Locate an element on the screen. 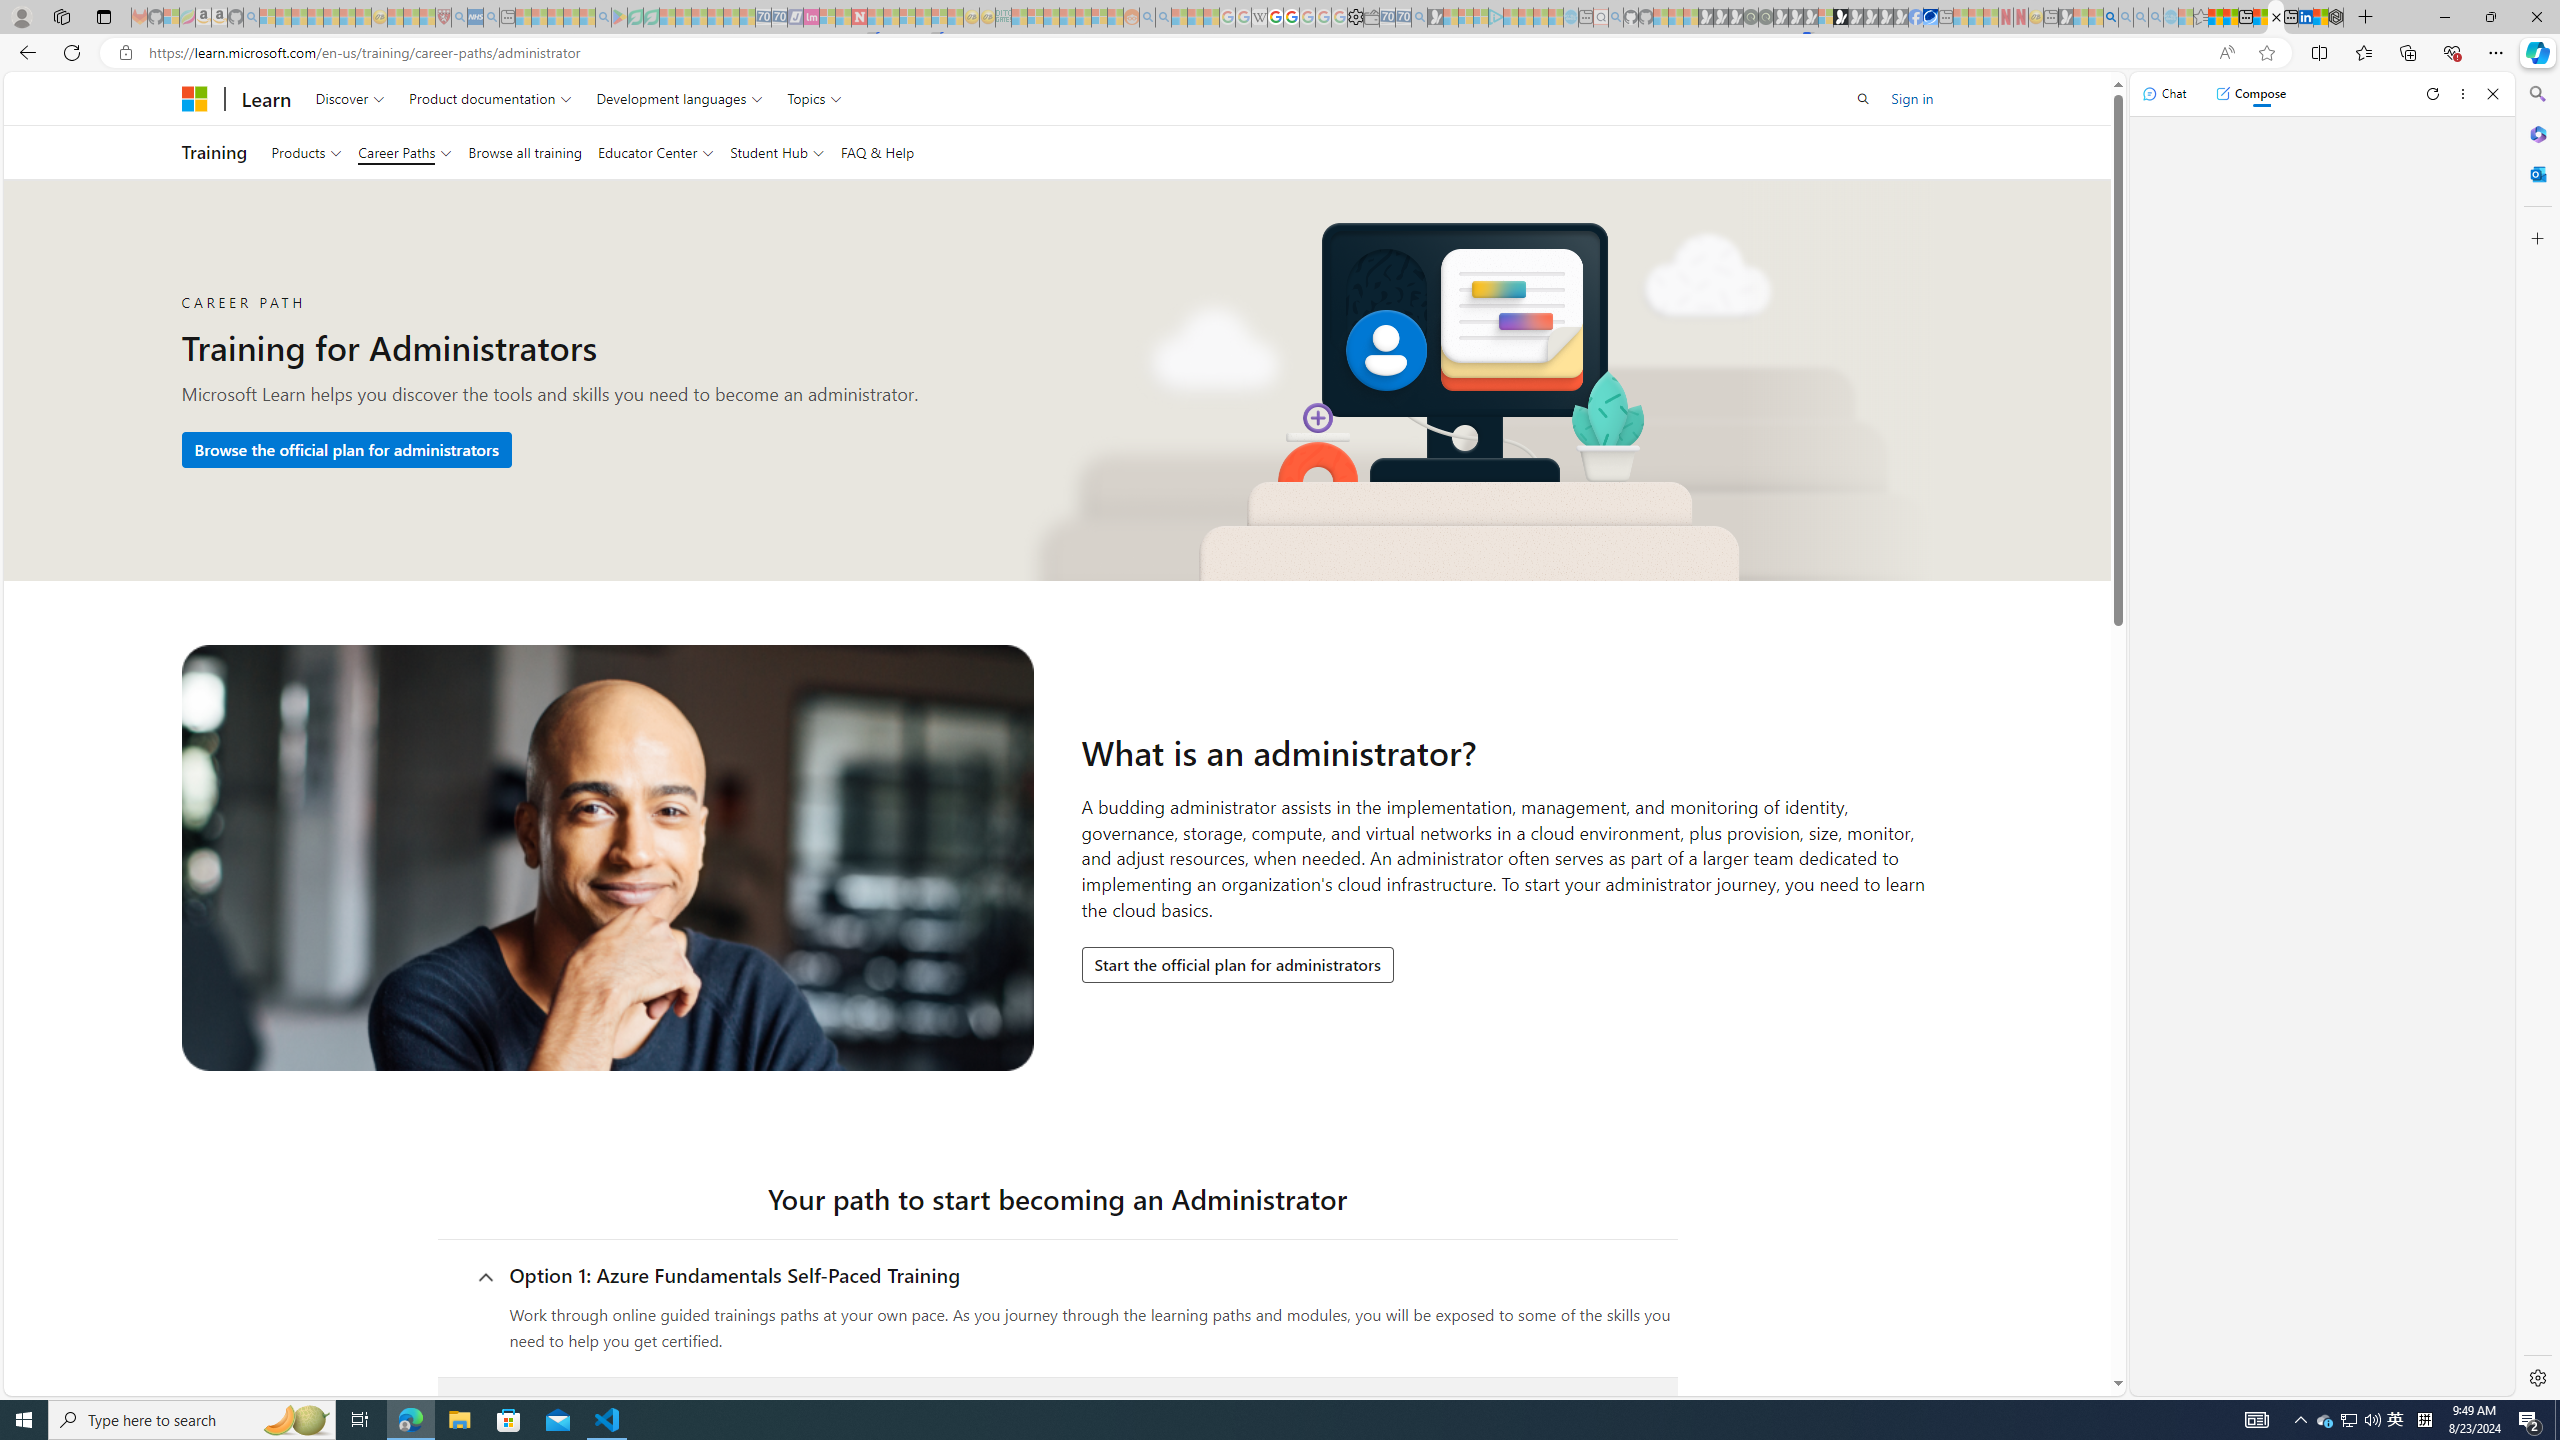  'Educator Center' is located at coordinates (655, 152).